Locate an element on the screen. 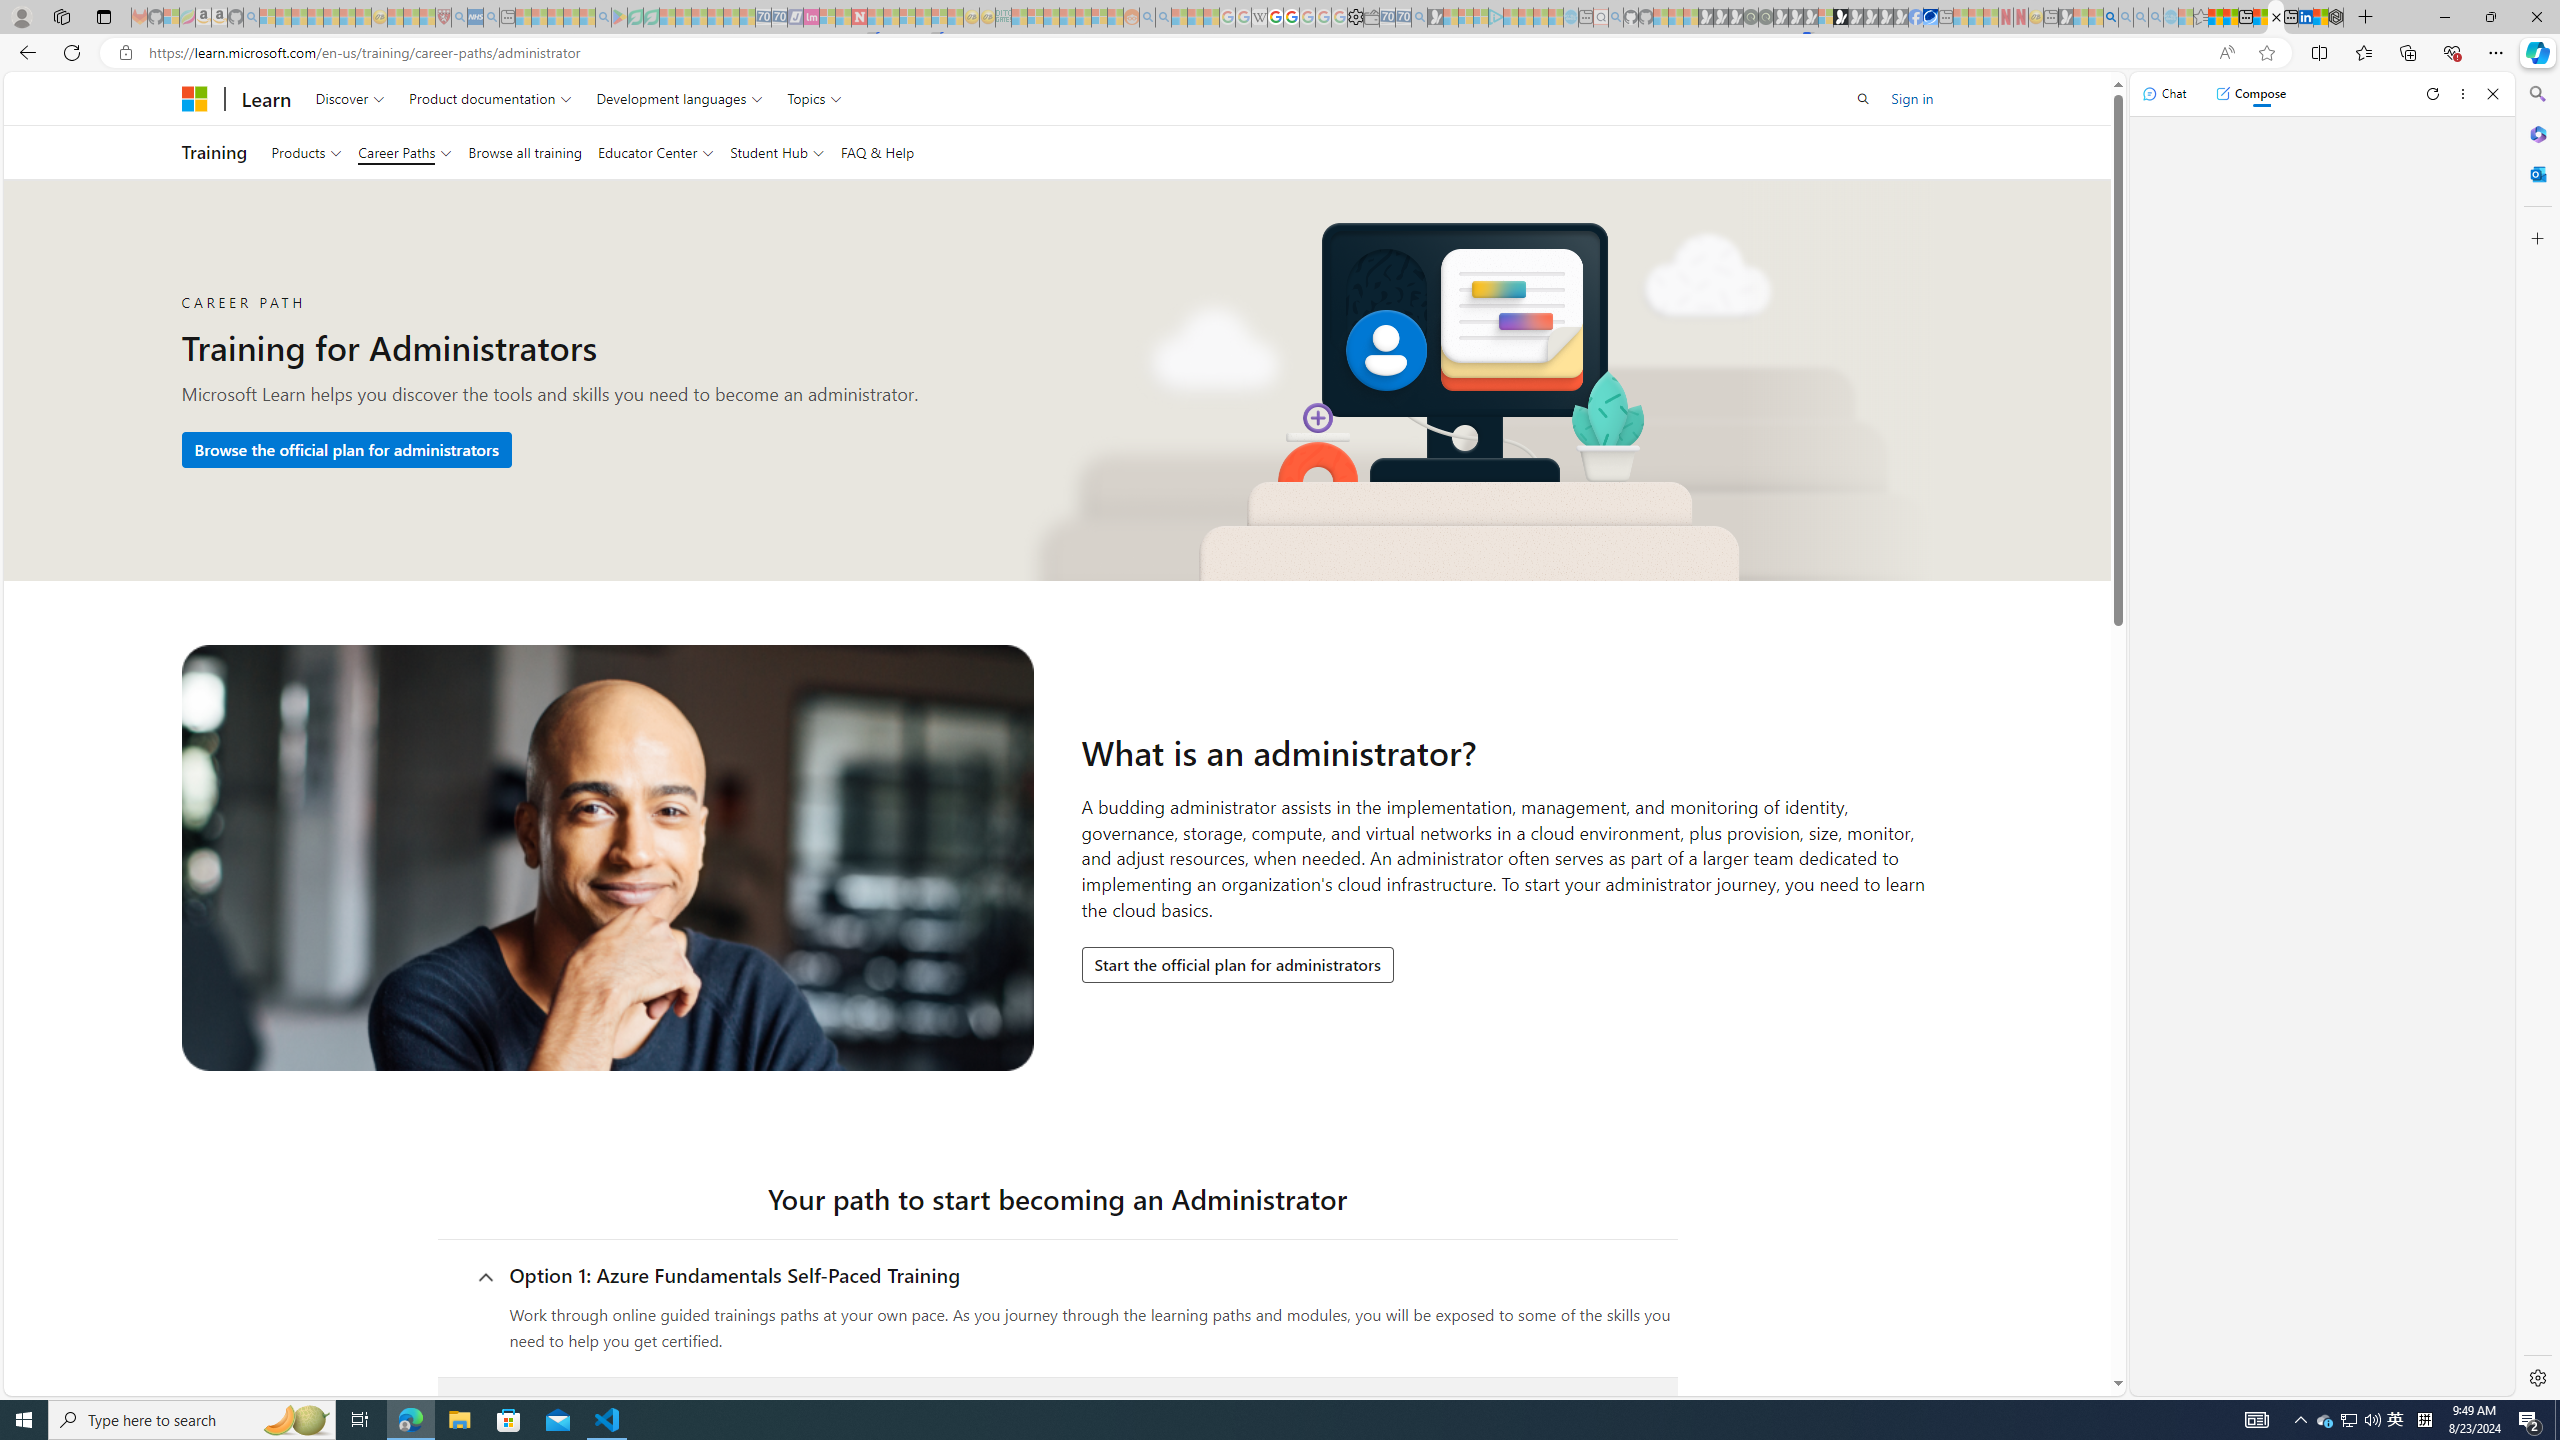  'Educator Center' is located at coordinates (655, 152).